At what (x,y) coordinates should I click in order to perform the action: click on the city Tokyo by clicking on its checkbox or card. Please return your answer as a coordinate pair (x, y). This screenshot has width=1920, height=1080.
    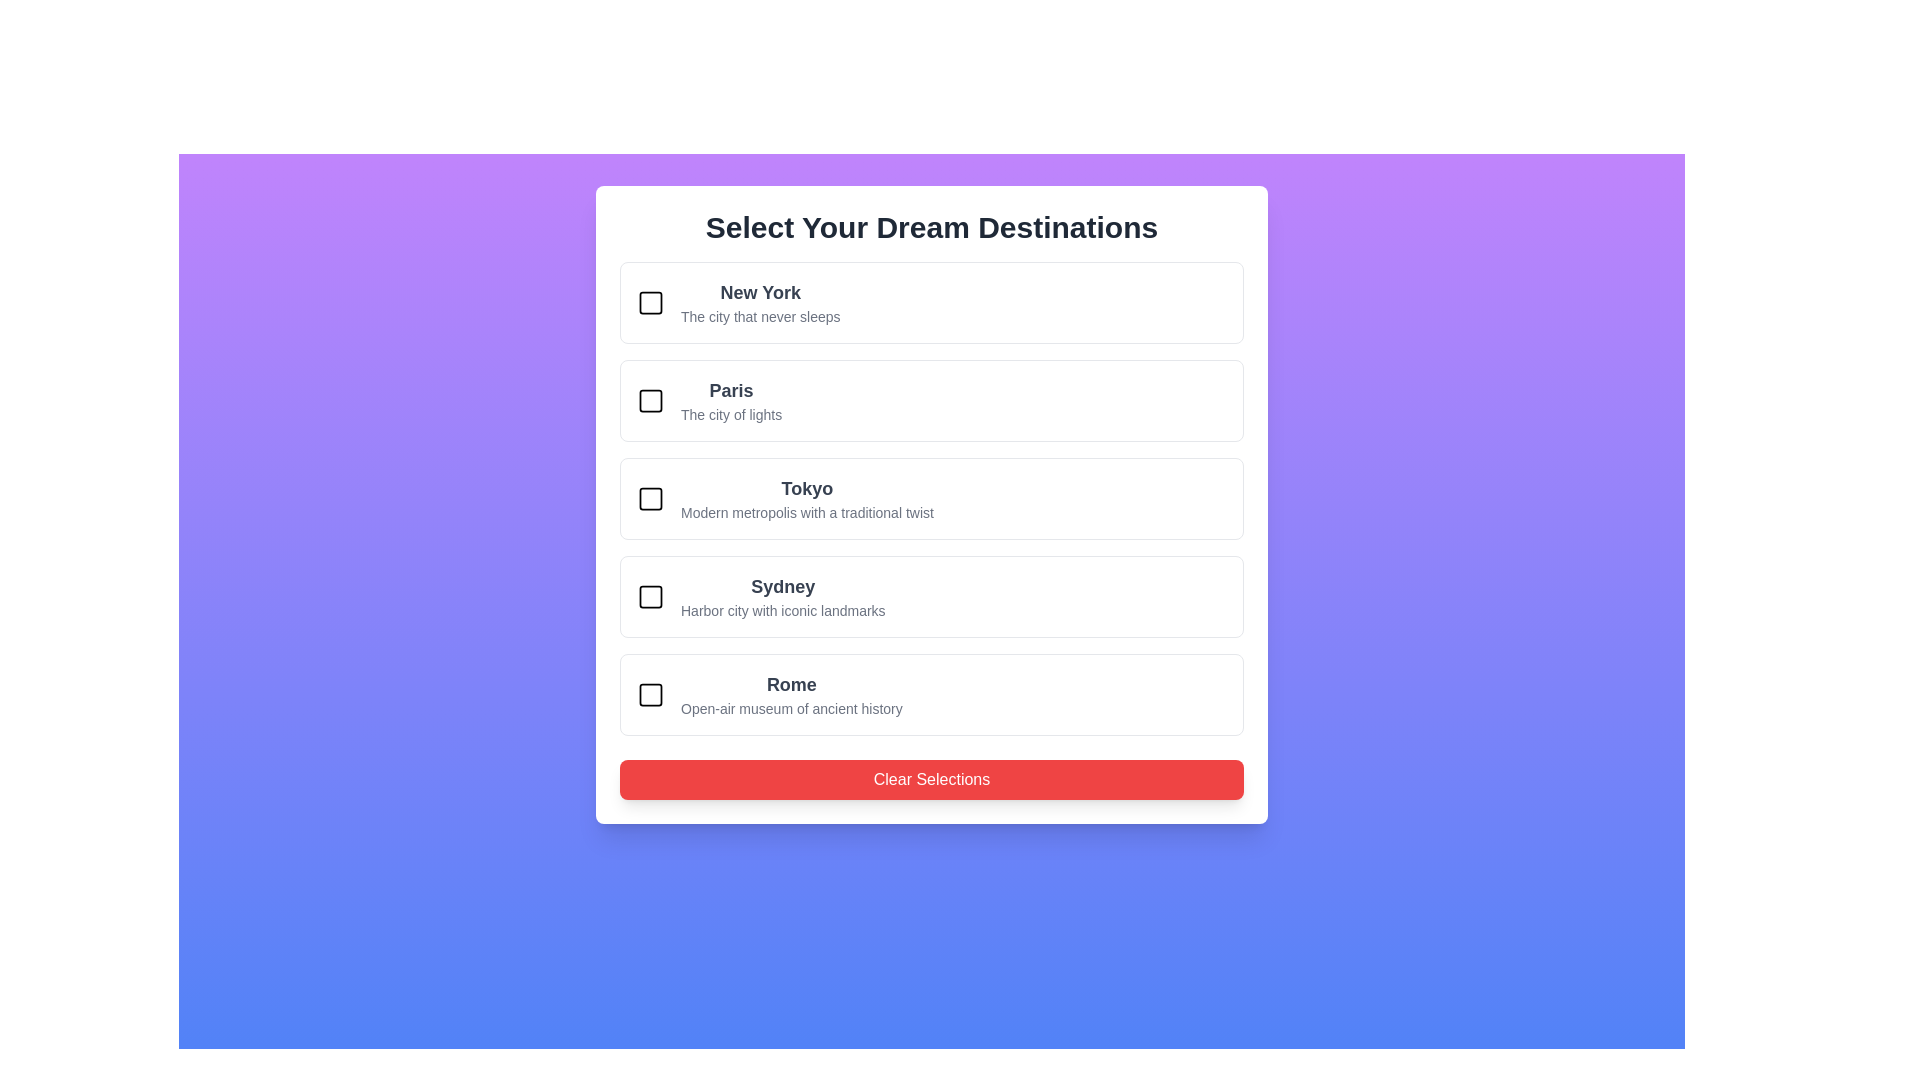
    Looking at the image, I should click on (651, 497).